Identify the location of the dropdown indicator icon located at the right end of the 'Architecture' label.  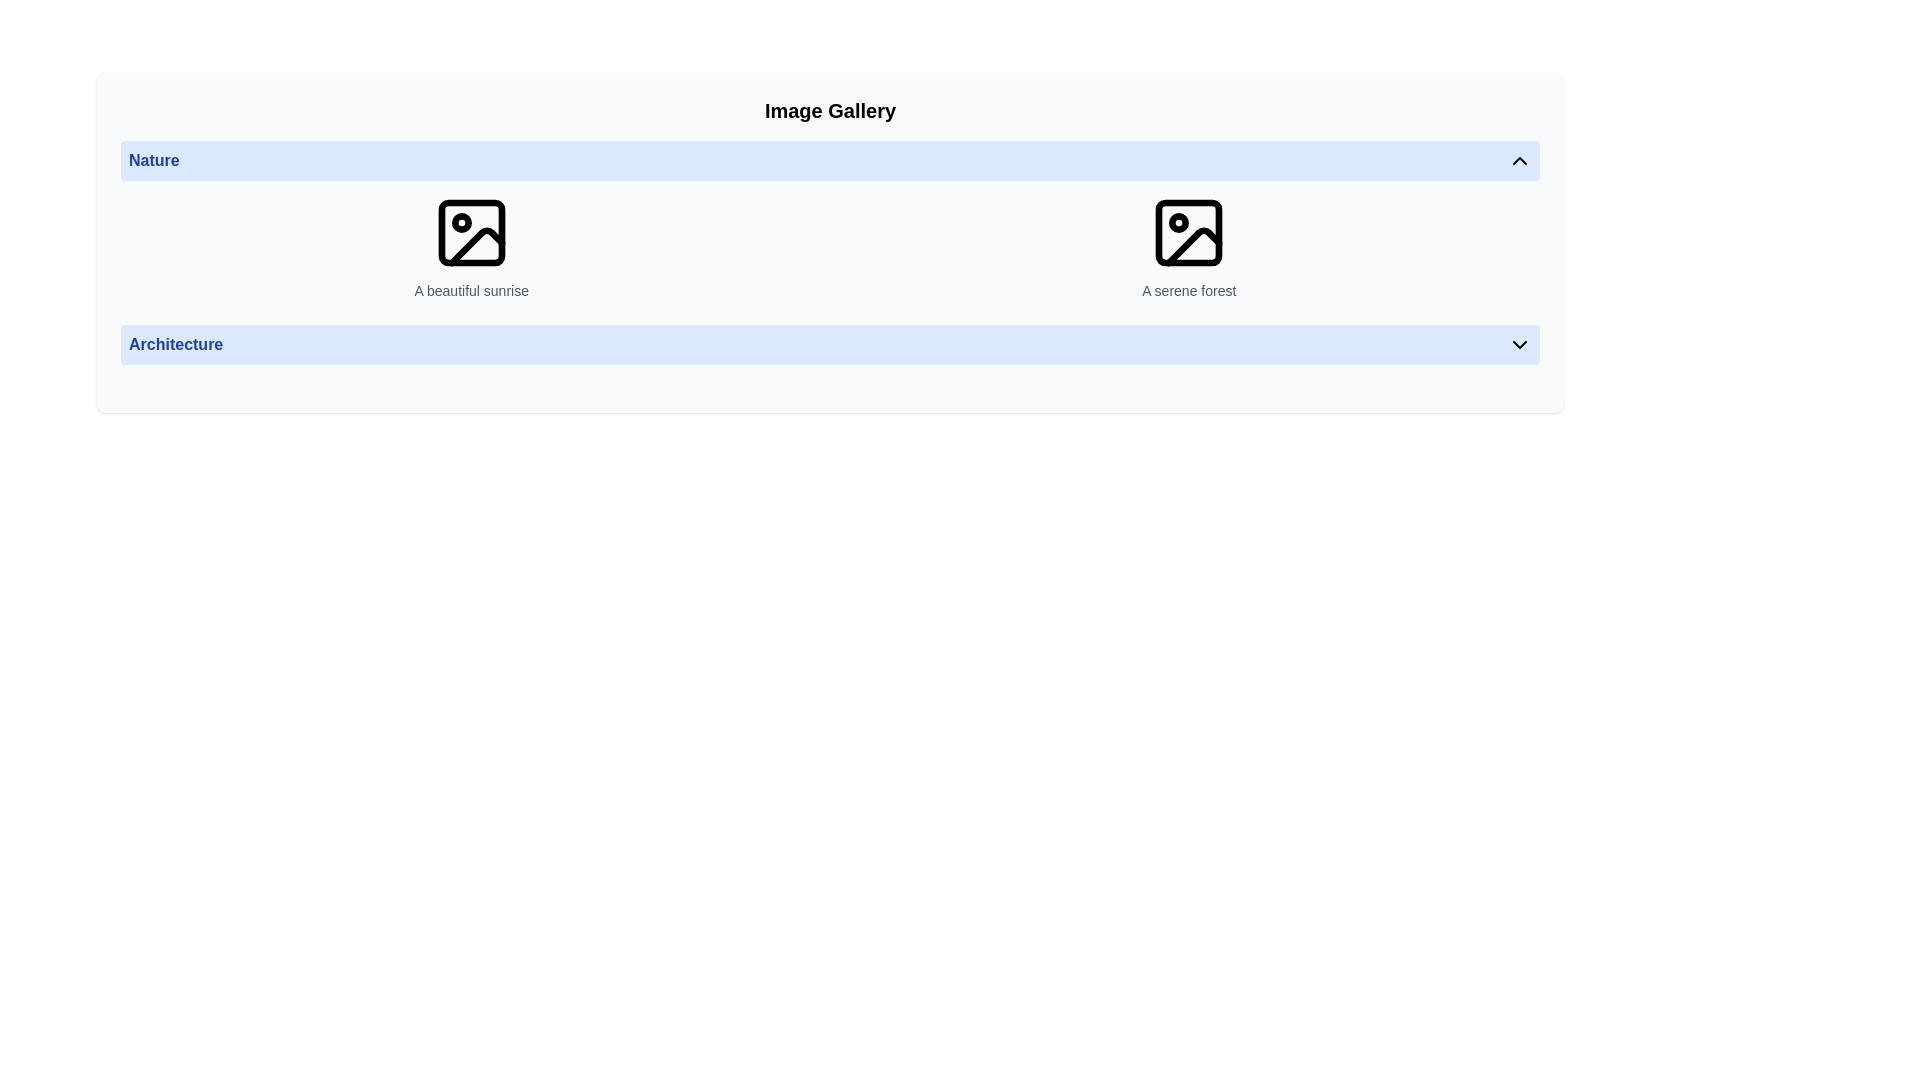
(1520, 343).